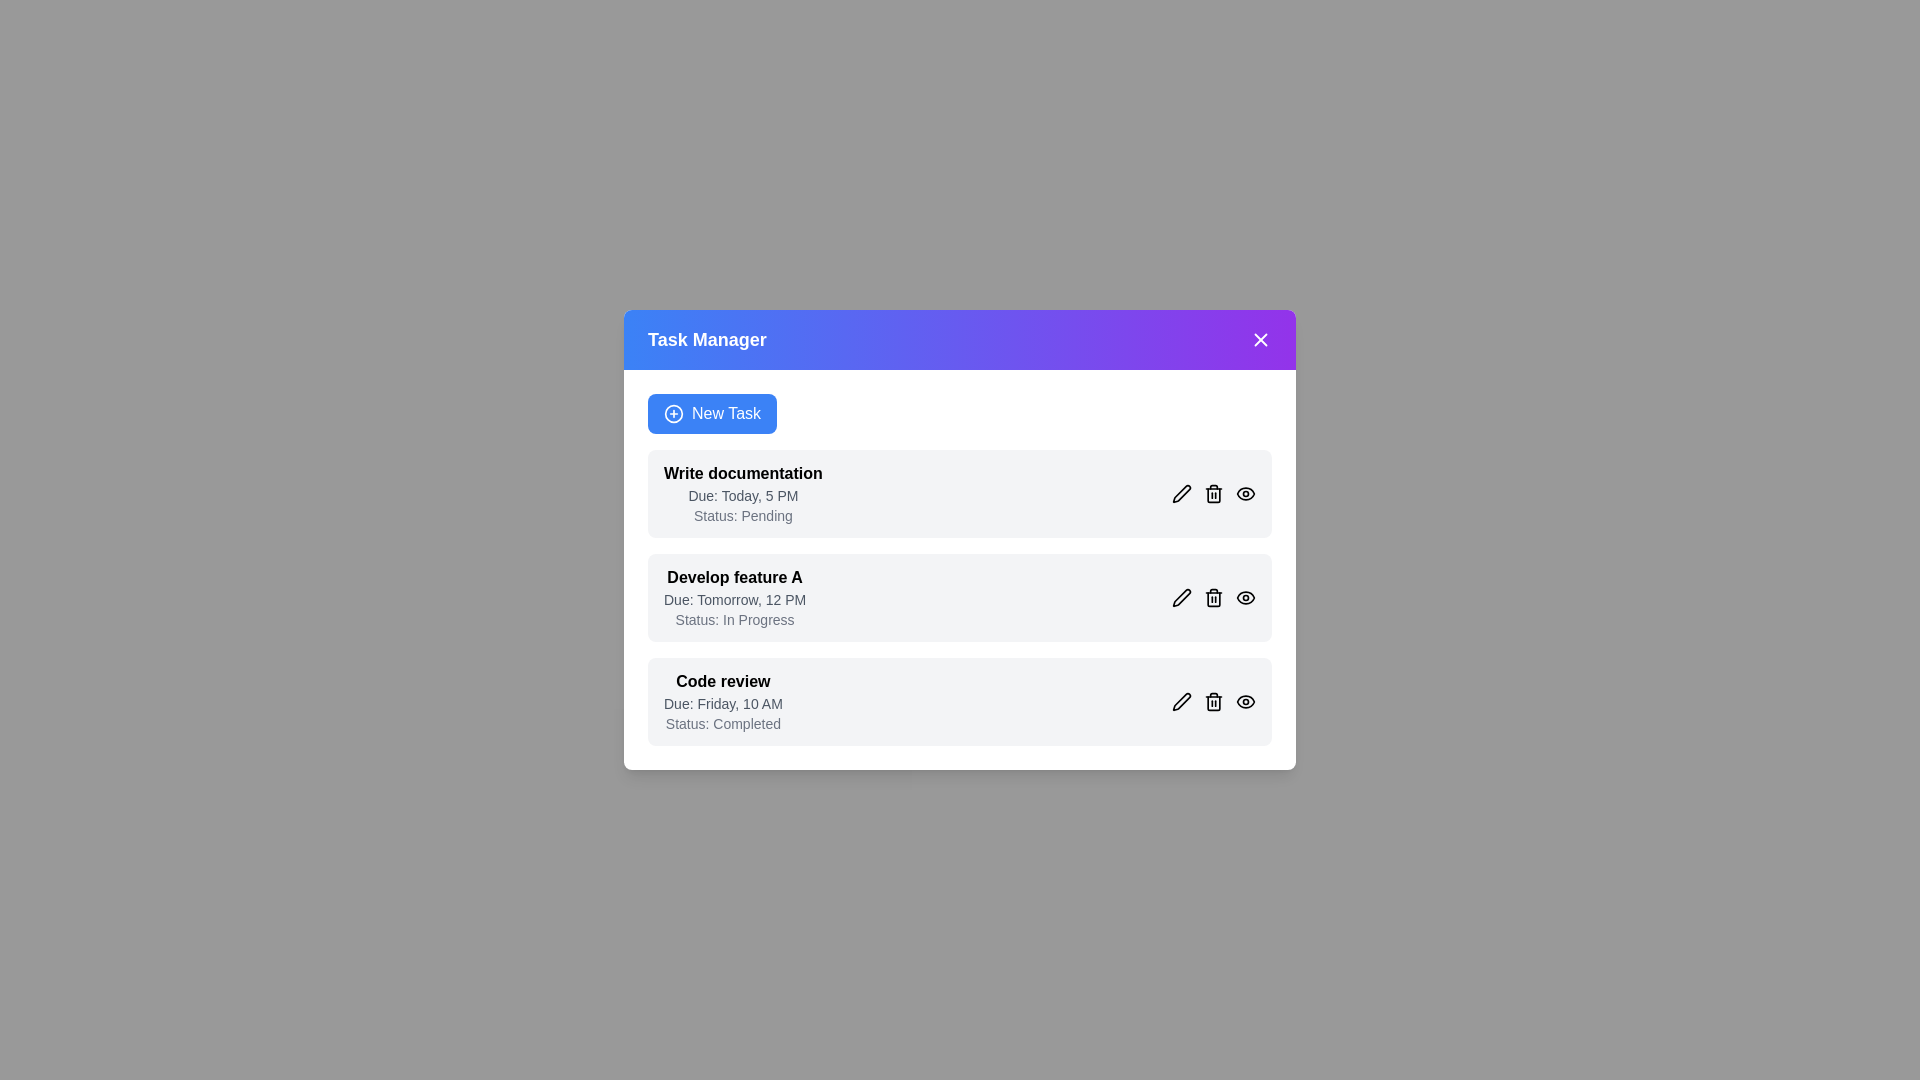  Describe the element at coordinates (1181, 701) in the screenshot. I see `'Edit' button next to the task 'Code review' to edit its details` at that location.